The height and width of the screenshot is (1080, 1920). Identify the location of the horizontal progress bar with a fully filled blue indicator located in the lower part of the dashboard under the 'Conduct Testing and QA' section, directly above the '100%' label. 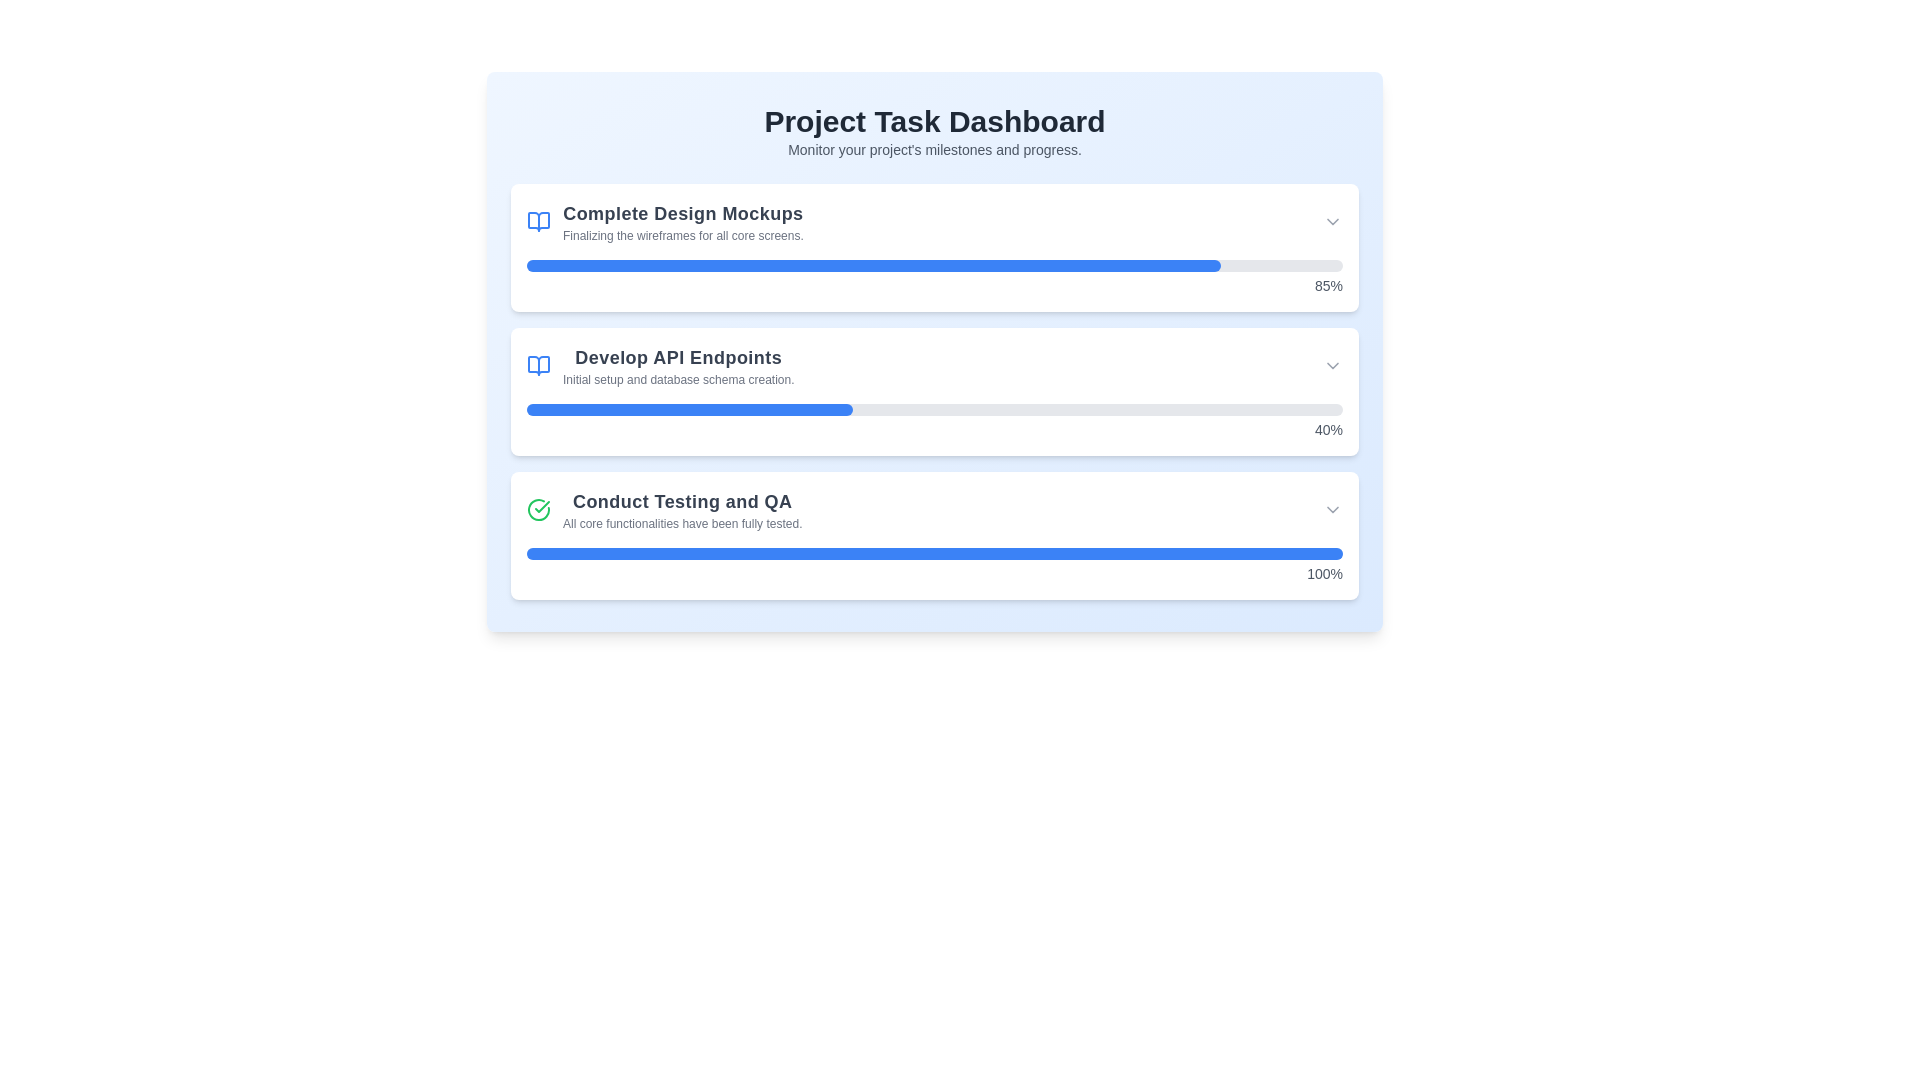
(934, 554).